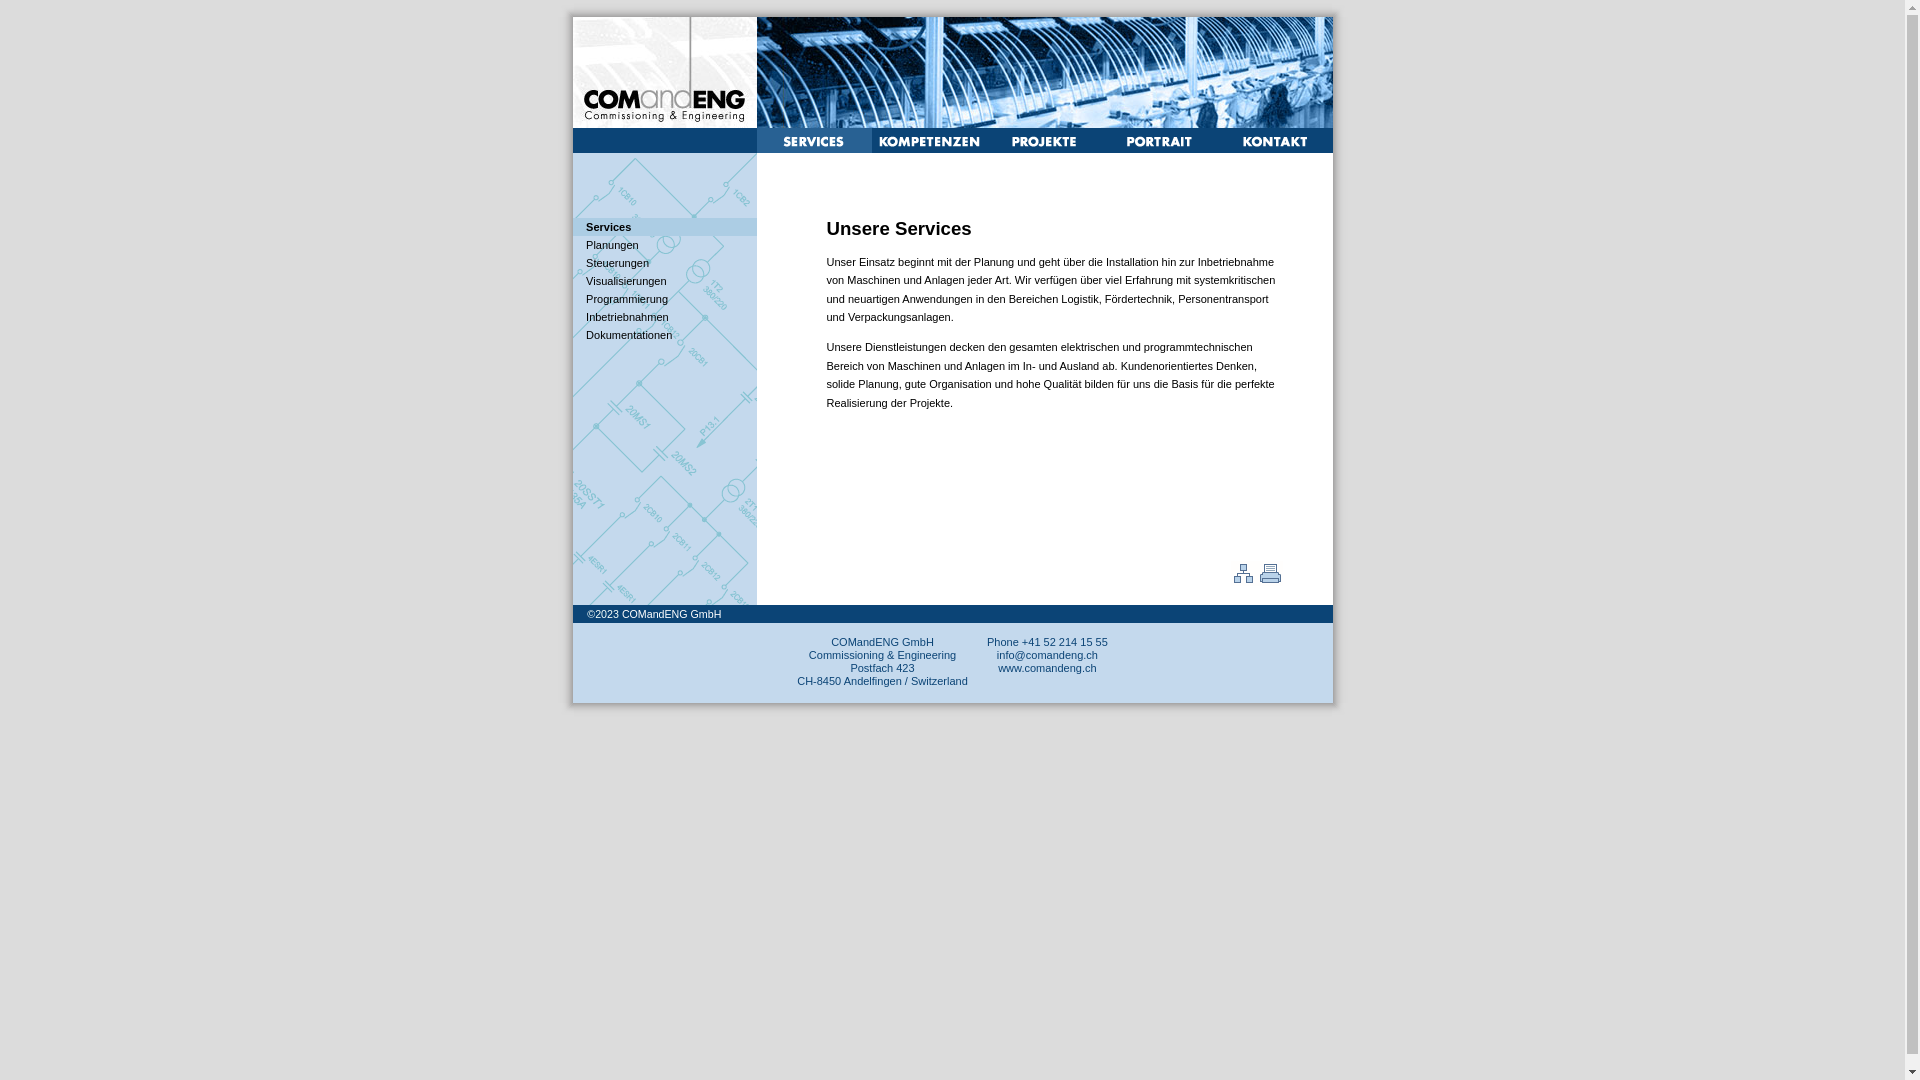 The height and width of the screenshot is (1080, 1920). What do you see at coordinates (625, 281) in the screenshot?
I see `'Visualisierungen'` at bounding box center [625, 281].